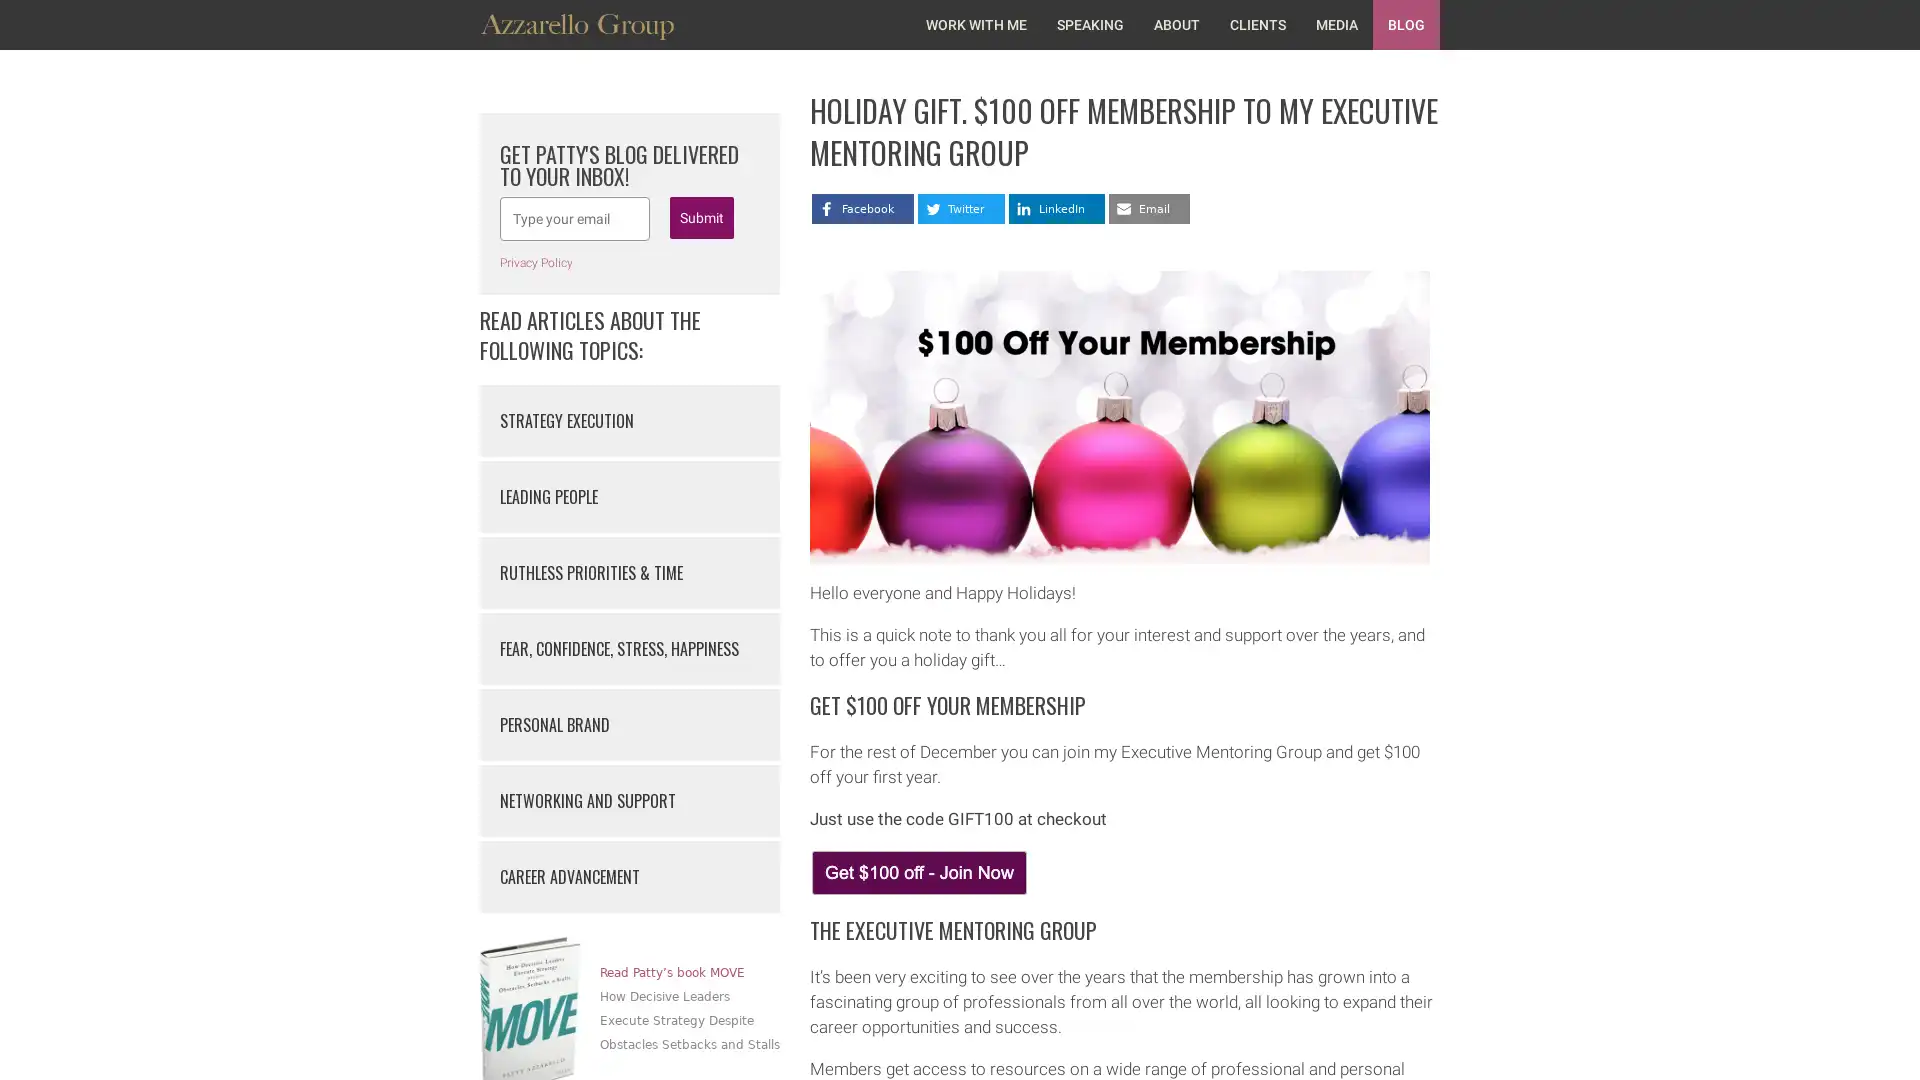  I want to click on CAREER ADVANCEMENT, so click(628, 875).